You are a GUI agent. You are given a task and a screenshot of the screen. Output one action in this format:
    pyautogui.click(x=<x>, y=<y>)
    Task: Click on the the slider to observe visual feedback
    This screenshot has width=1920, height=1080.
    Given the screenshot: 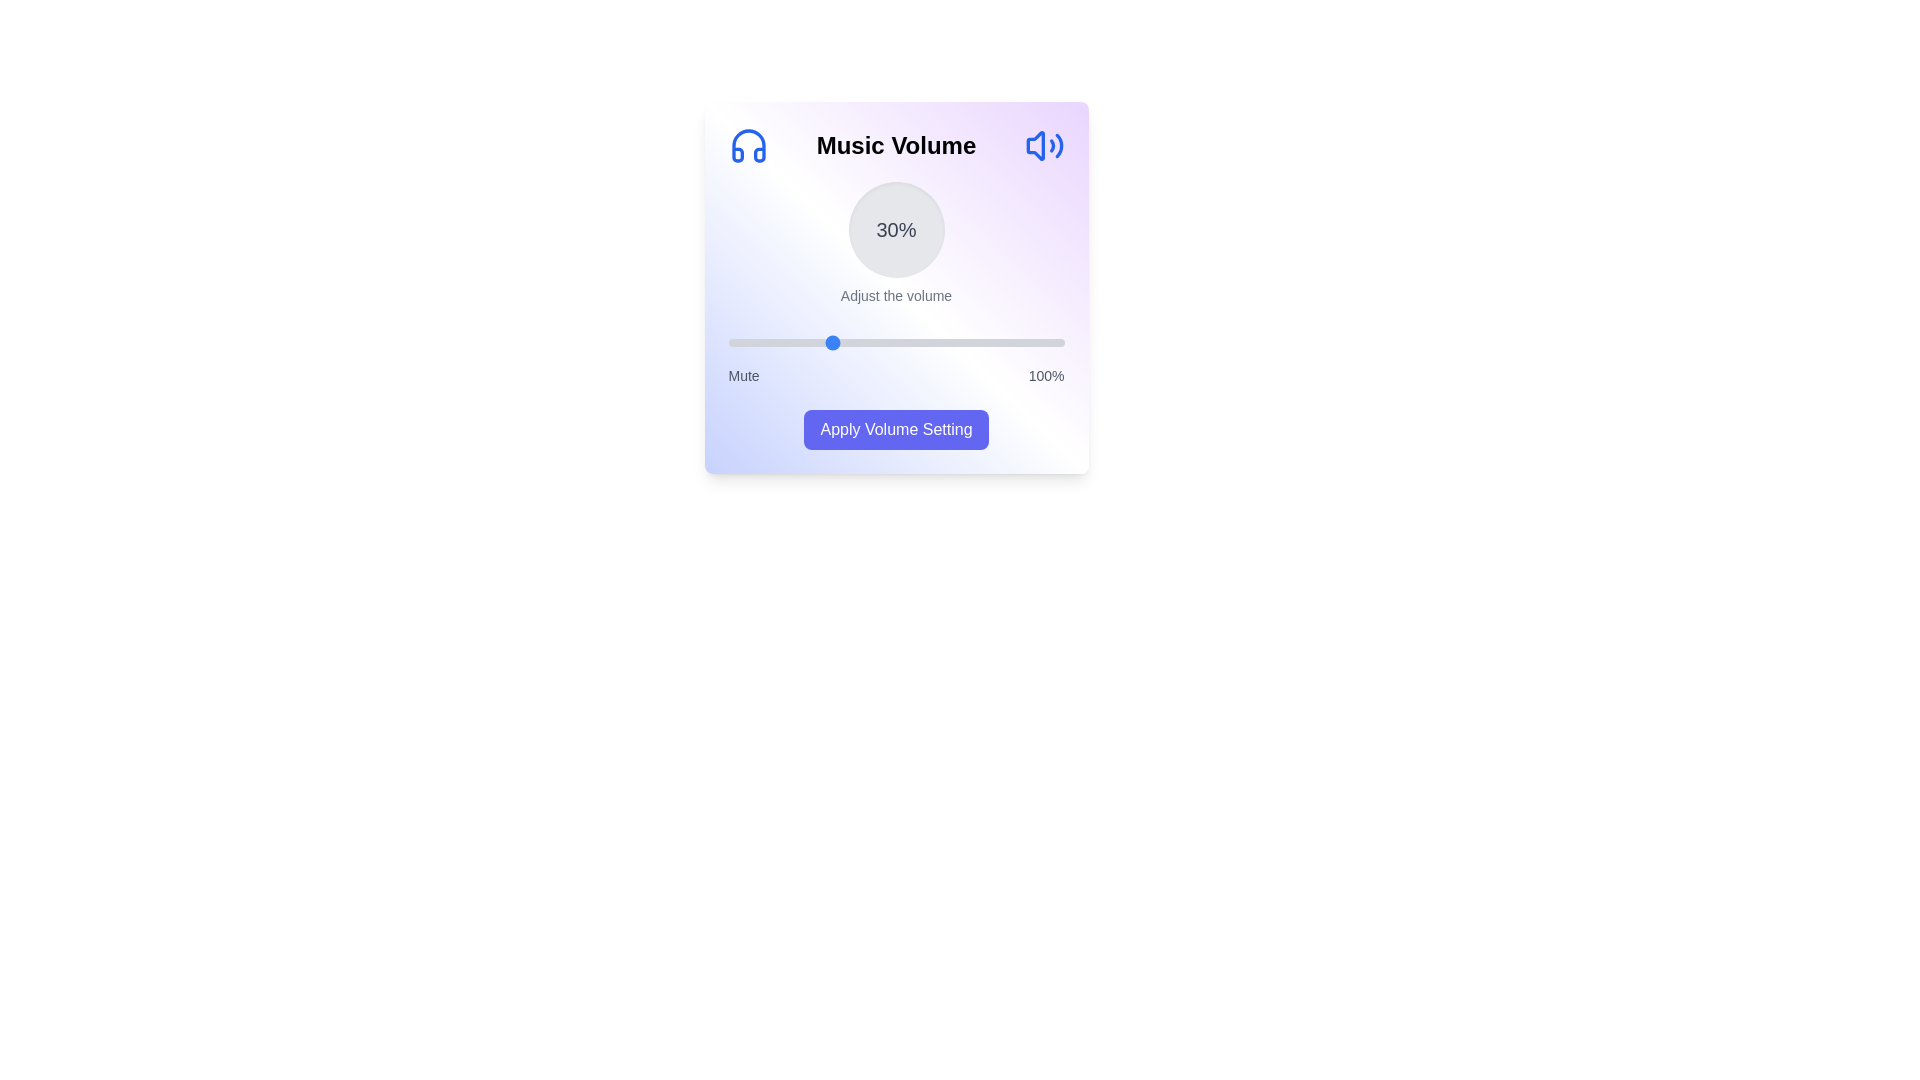 What is the action you would take?
    pyautogui.click(x=895, y=342)
    